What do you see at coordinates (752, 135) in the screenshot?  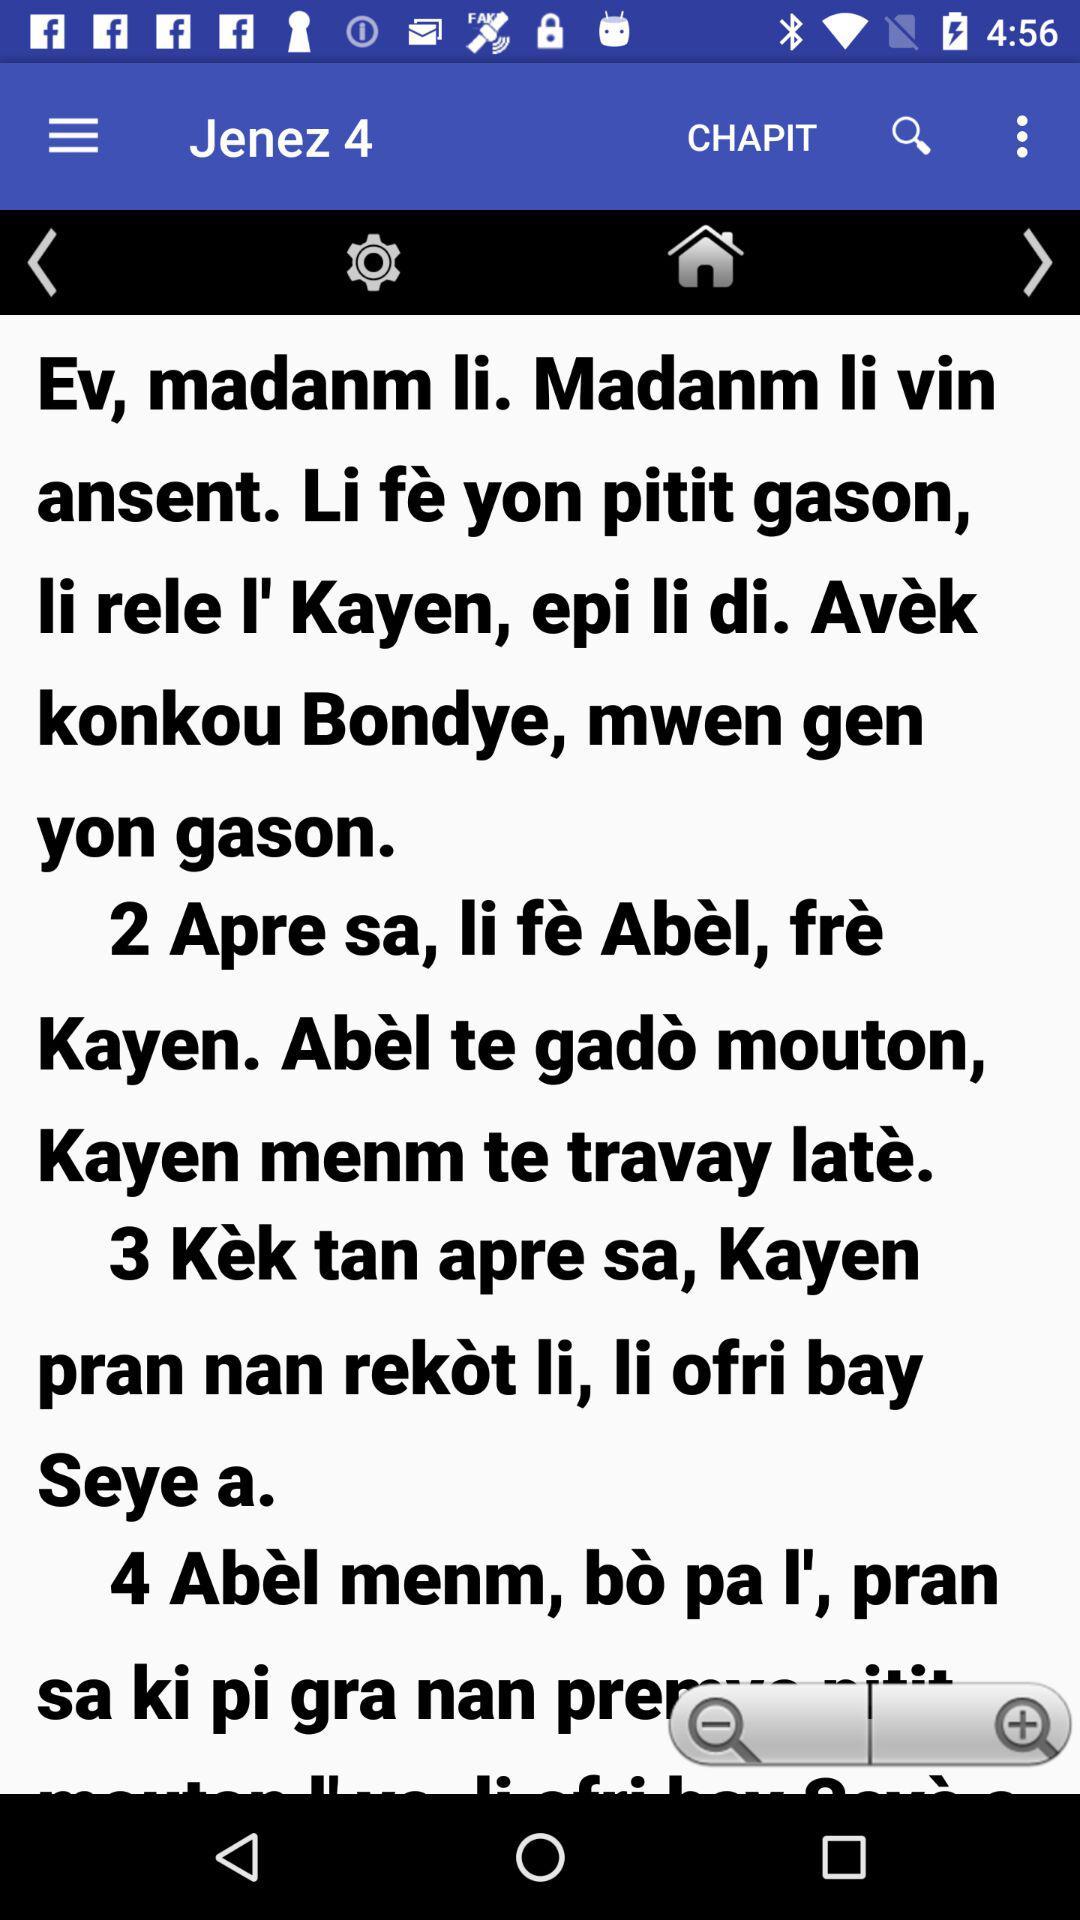 I see `icon next to the jenez 4` at bounding box center [752, 135].